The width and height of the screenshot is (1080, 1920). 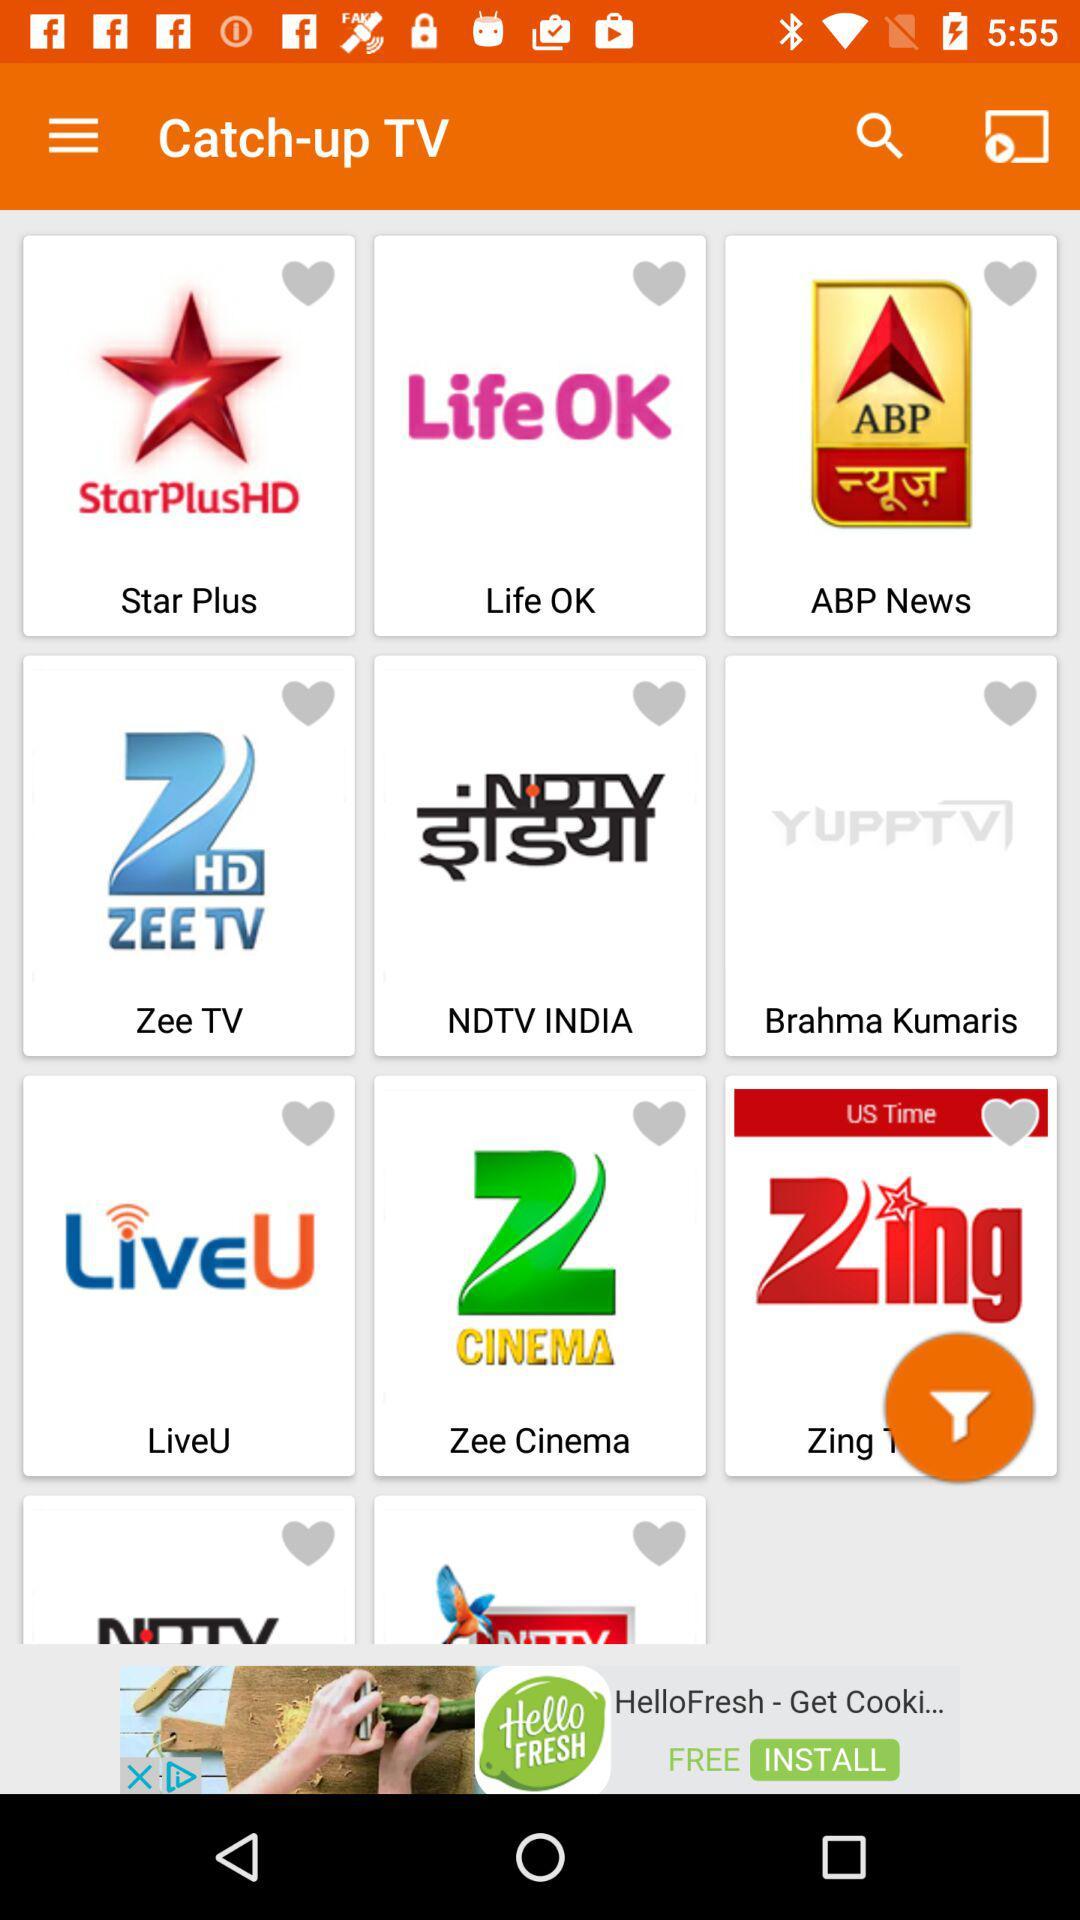 What do you see at coordinates (308, 1540) in the screenshot?
I see `favorite` at bounding box center [308, 1540].